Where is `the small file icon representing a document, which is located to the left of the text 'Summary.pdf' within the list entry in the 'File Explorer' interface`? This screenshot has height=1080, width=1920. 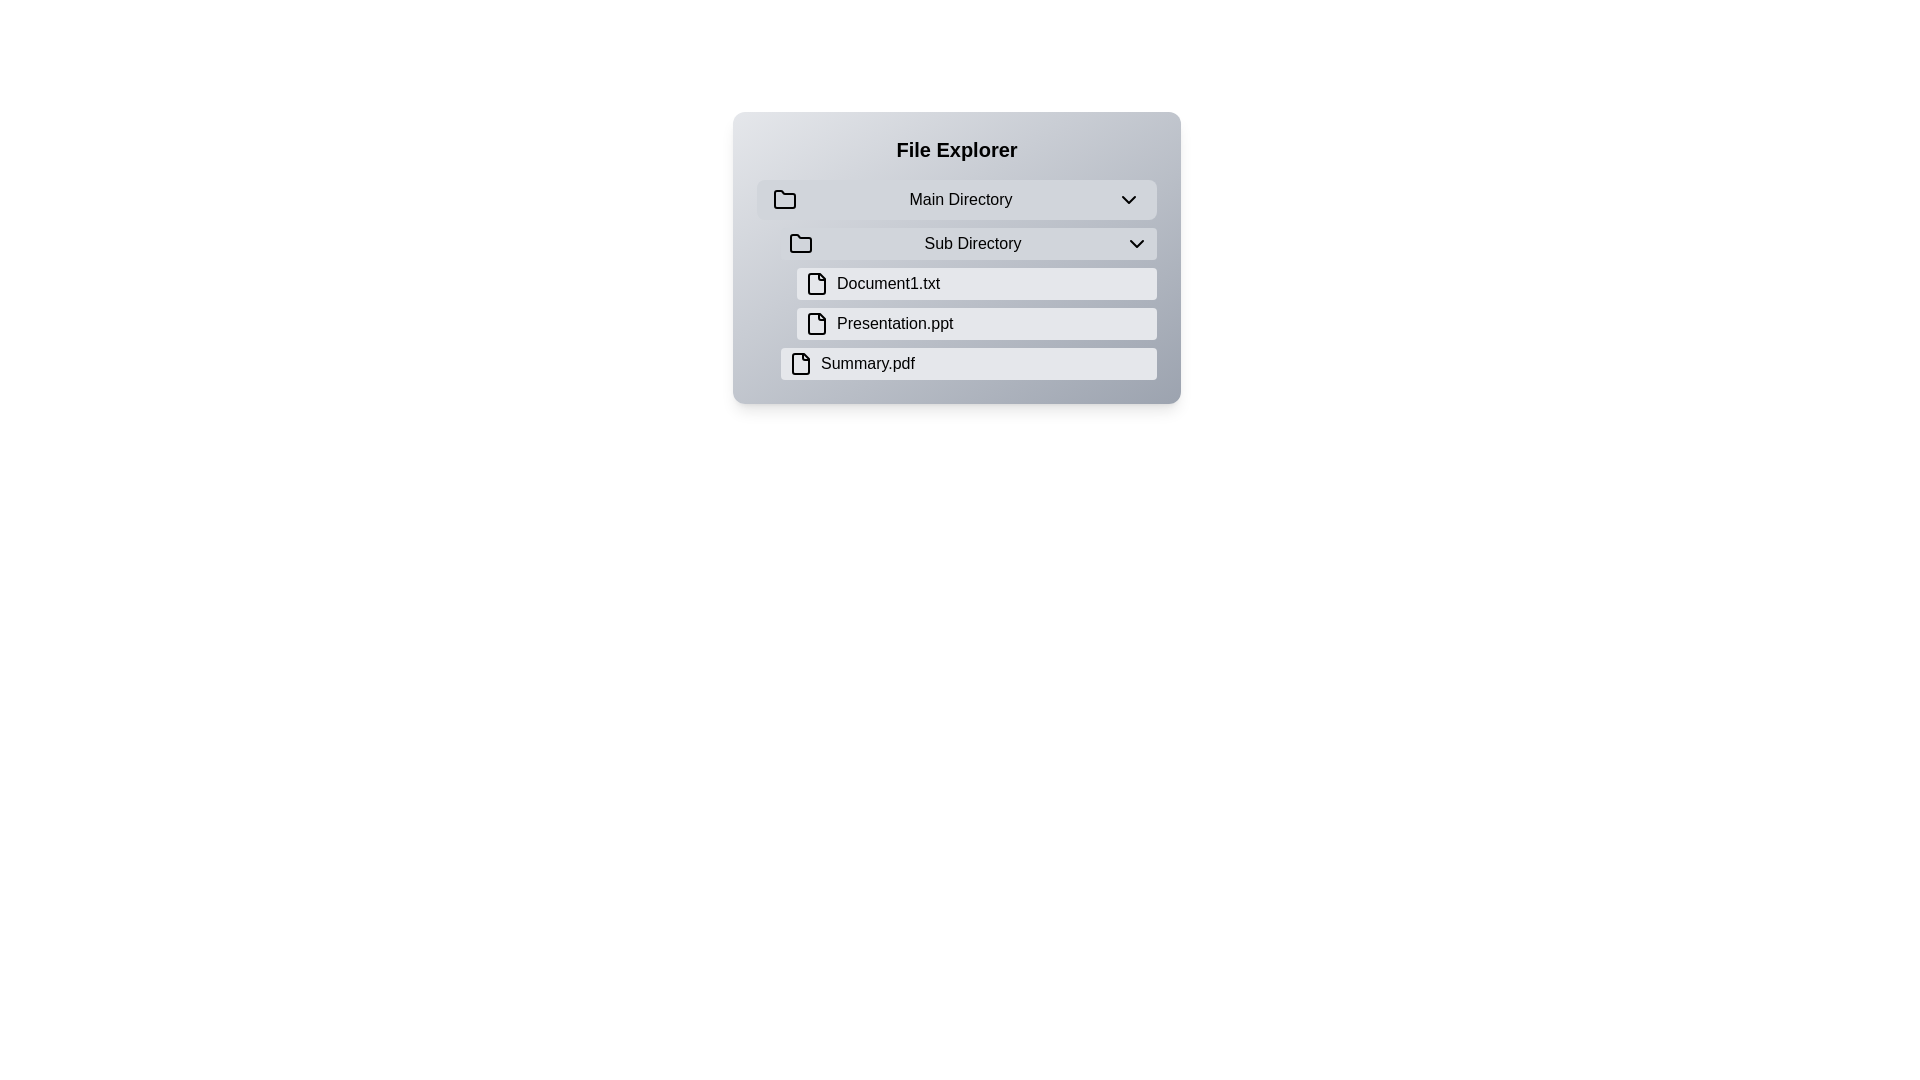 the small file icon representing a document, which is located to the left of the text 'Summary.pdf' within the list entry in the 'File Explorer' interface is located at coordinates (801, 363).